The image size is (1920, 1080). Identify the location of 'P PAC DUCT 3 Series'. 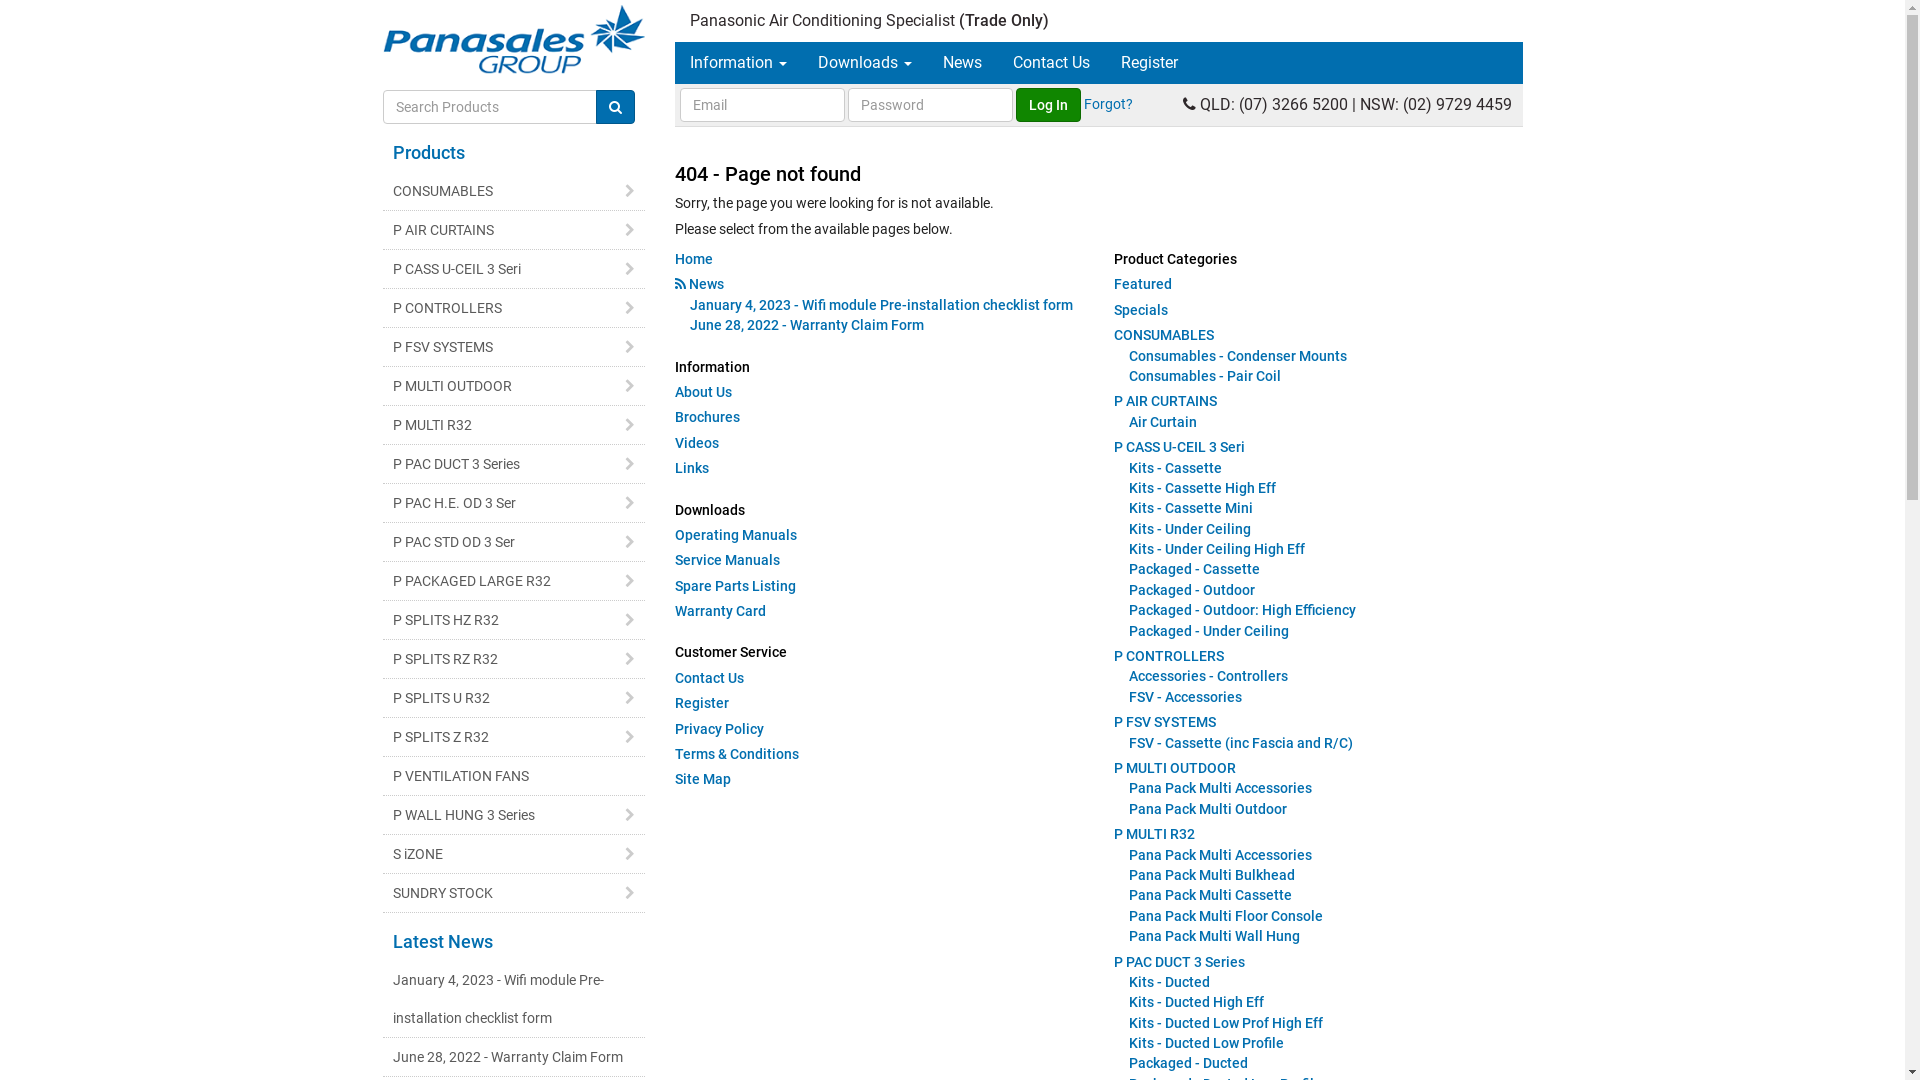
(513, 463).